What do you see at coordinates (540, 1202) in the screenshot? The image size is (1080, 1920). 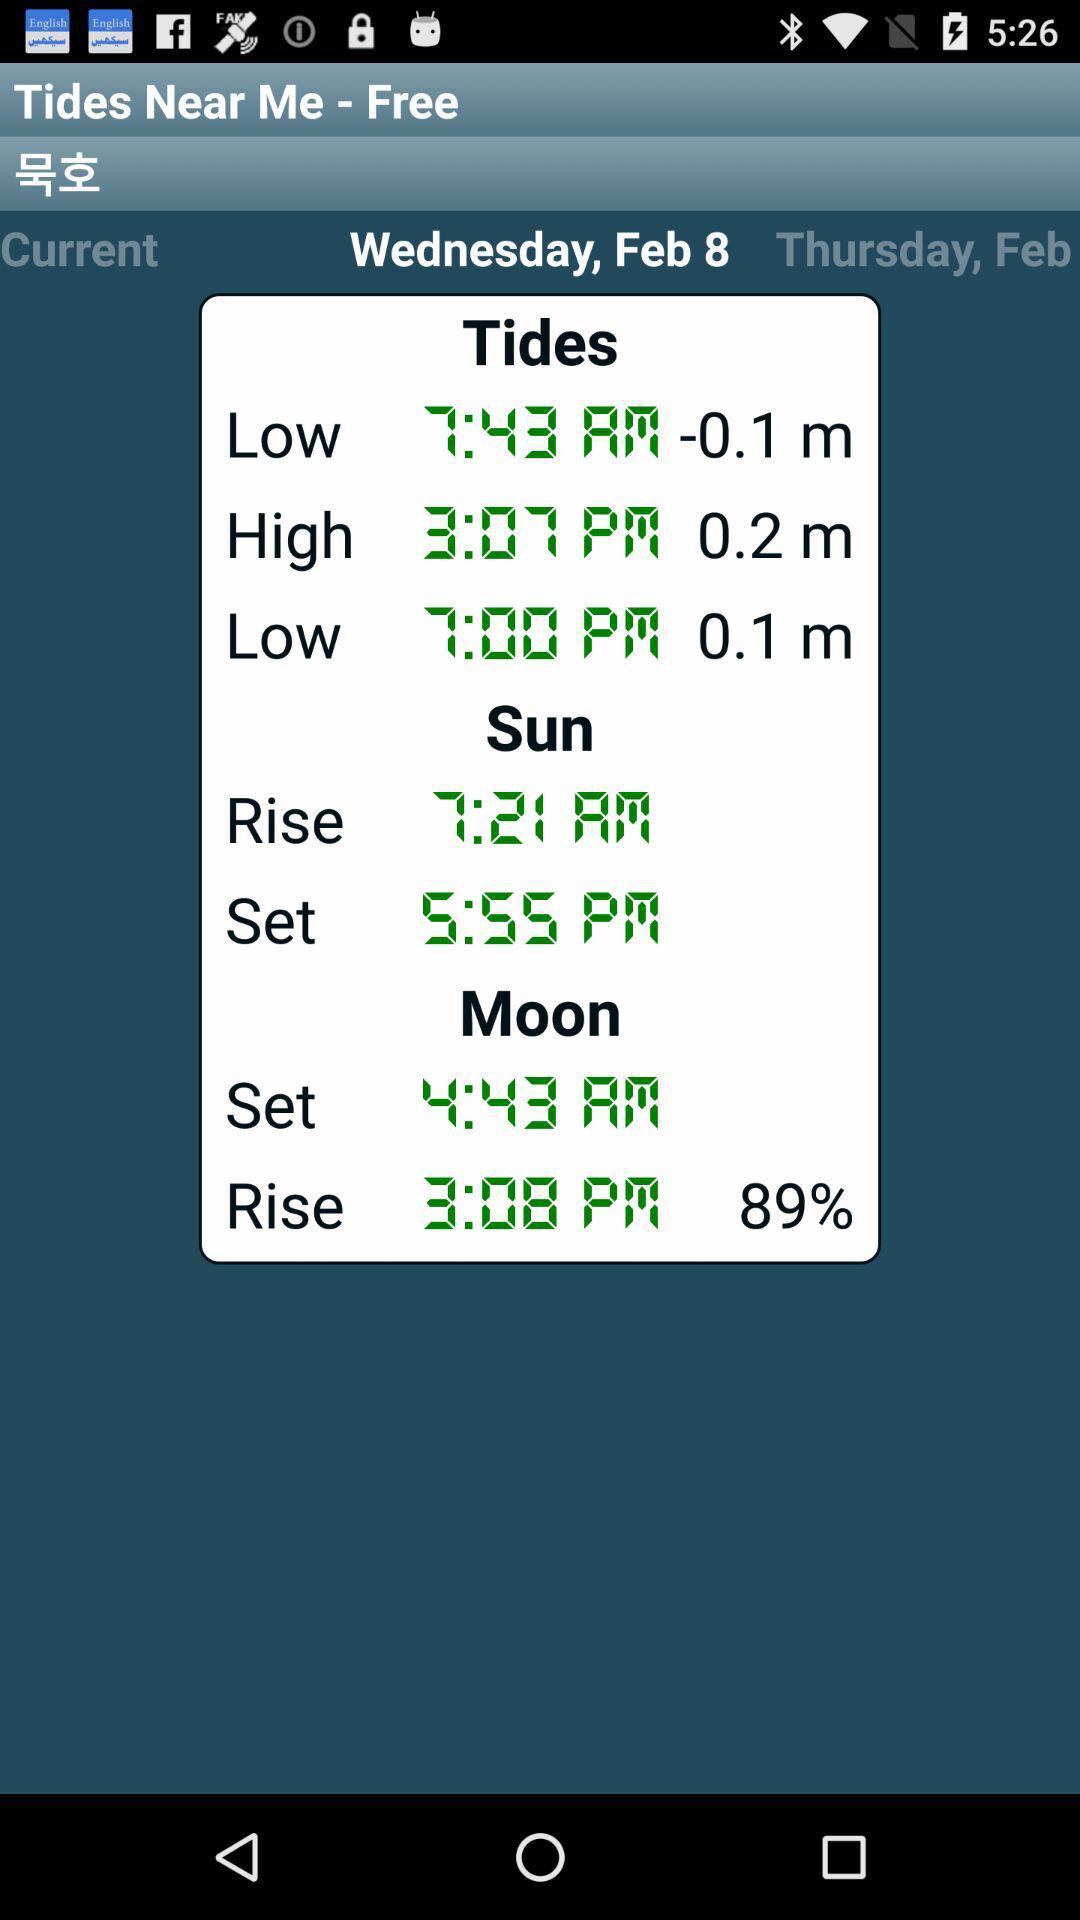 I see `the 89% app` at bounding box center [540, 1202].